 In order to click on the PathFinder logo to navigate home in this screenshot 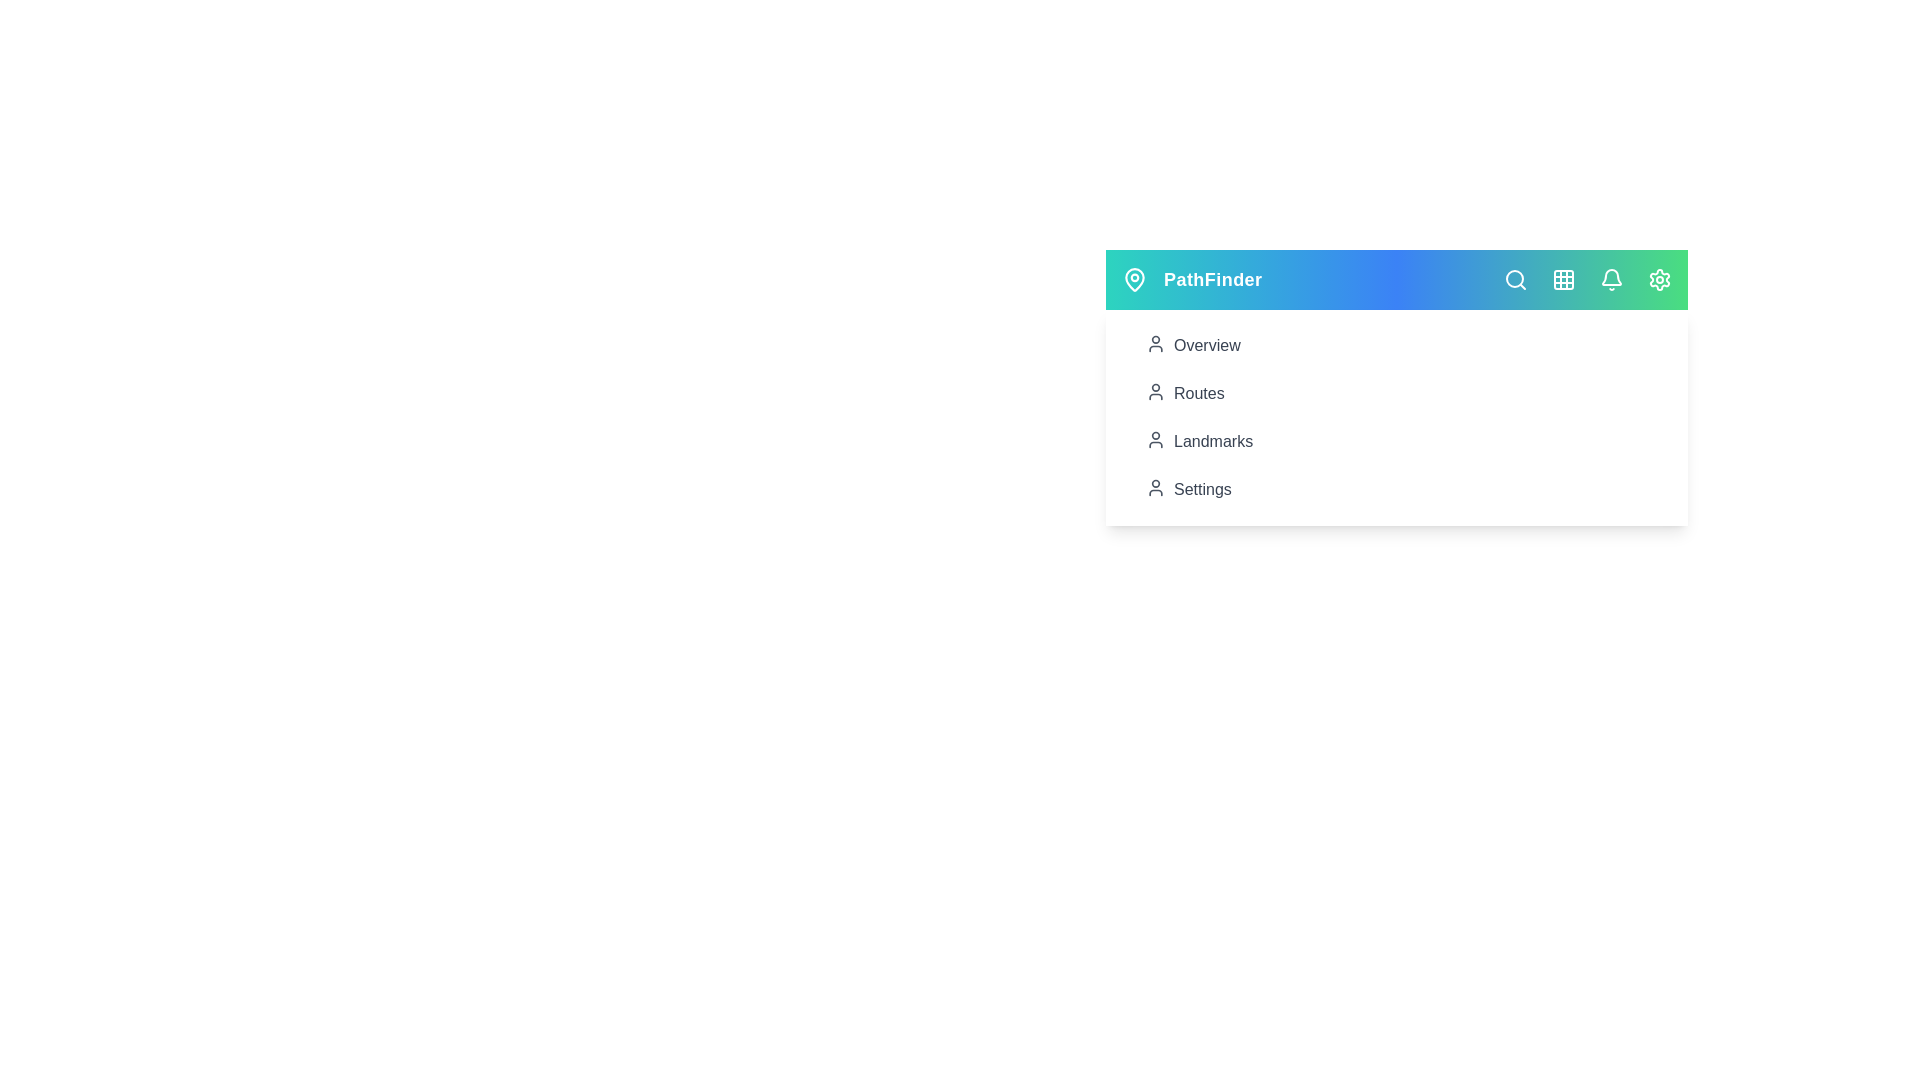, I will do `click(1212, 280)`.